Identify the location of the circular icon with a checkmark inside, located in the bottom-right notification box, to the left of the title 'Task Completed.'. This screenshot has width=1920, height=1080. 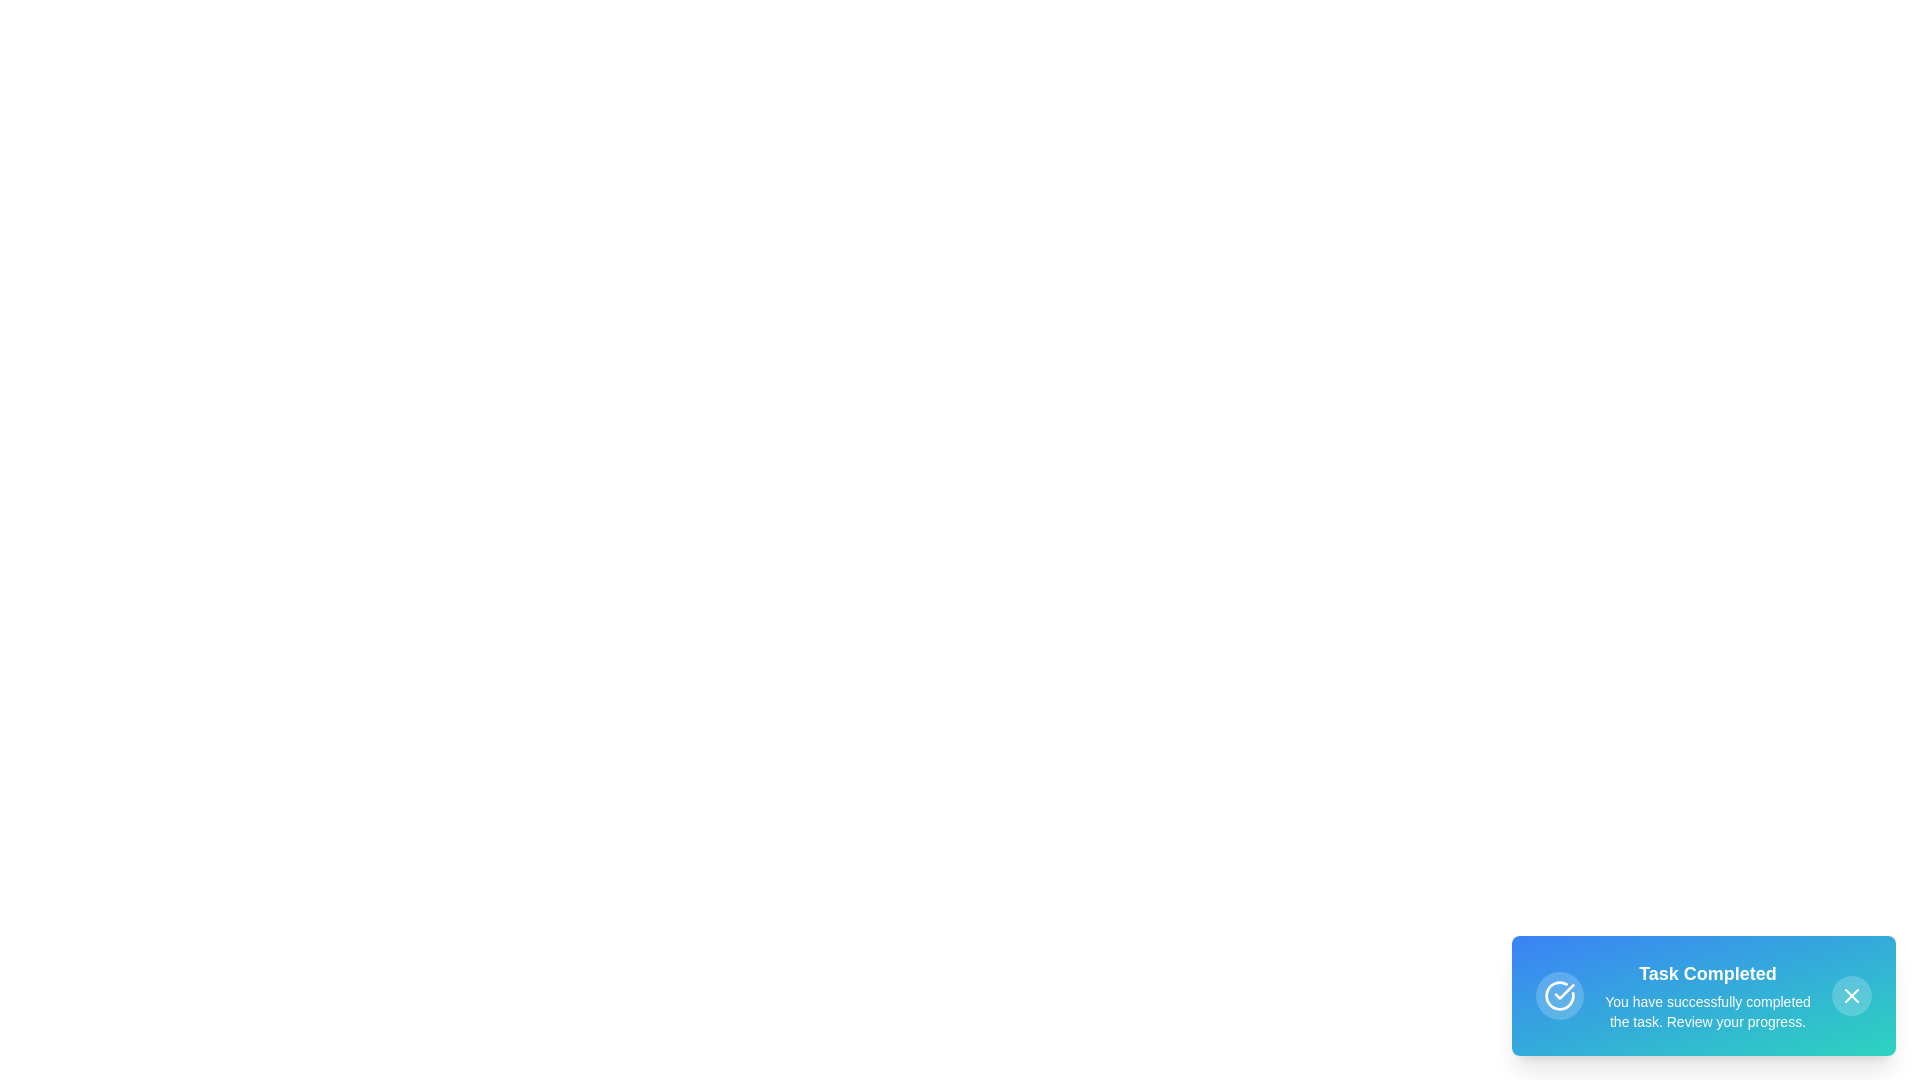
(1559, 995).